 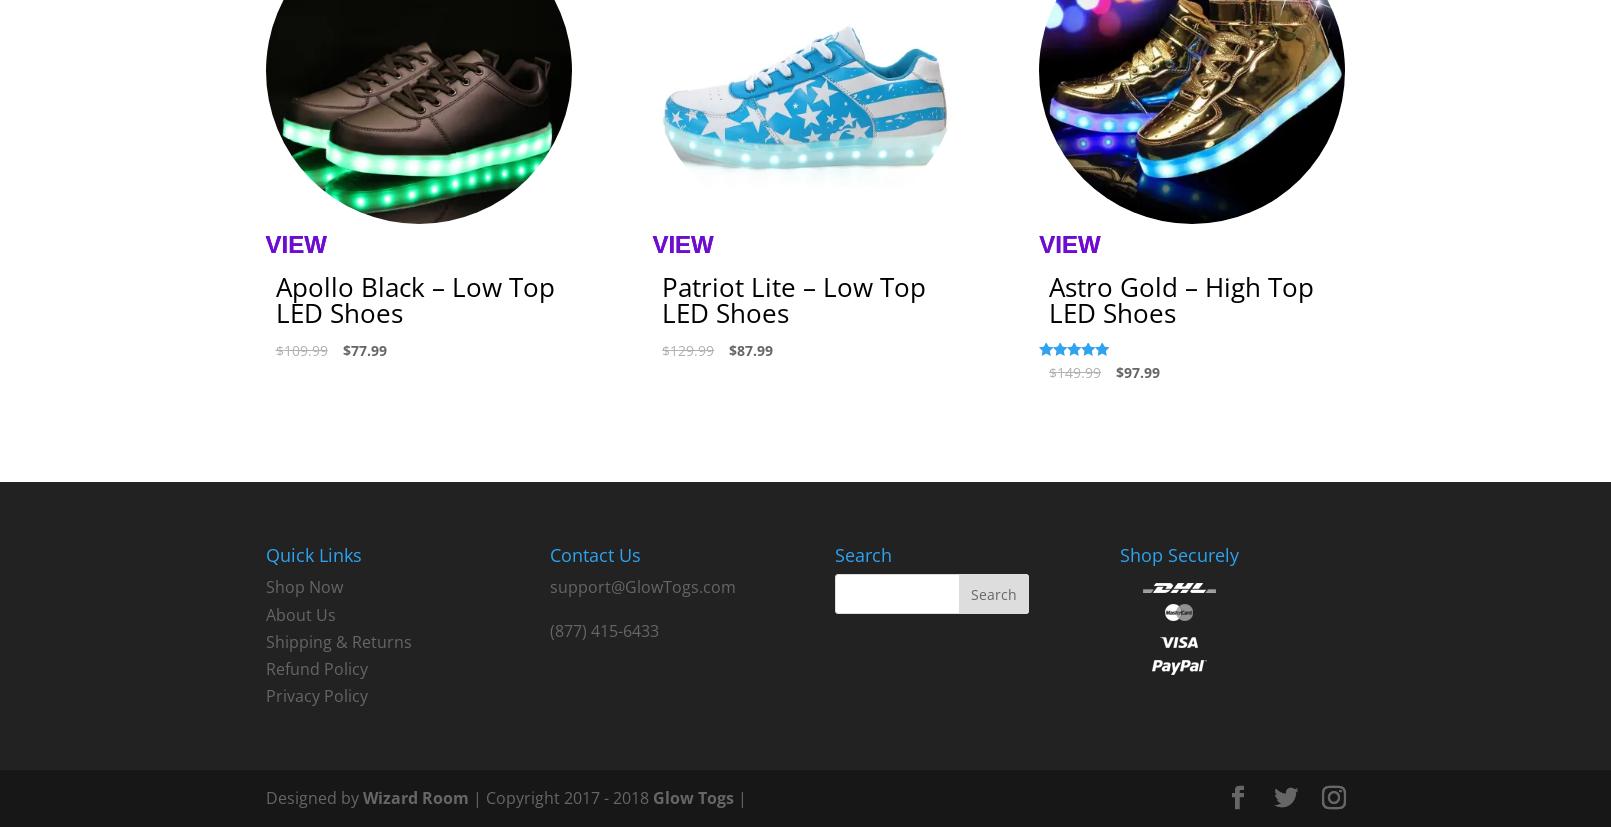 What do you see at coordinates (1180, 299) in the screenshot?
I see `'Astro Gold – High Top LED Shoes'` at bounding box center [1180, 299].